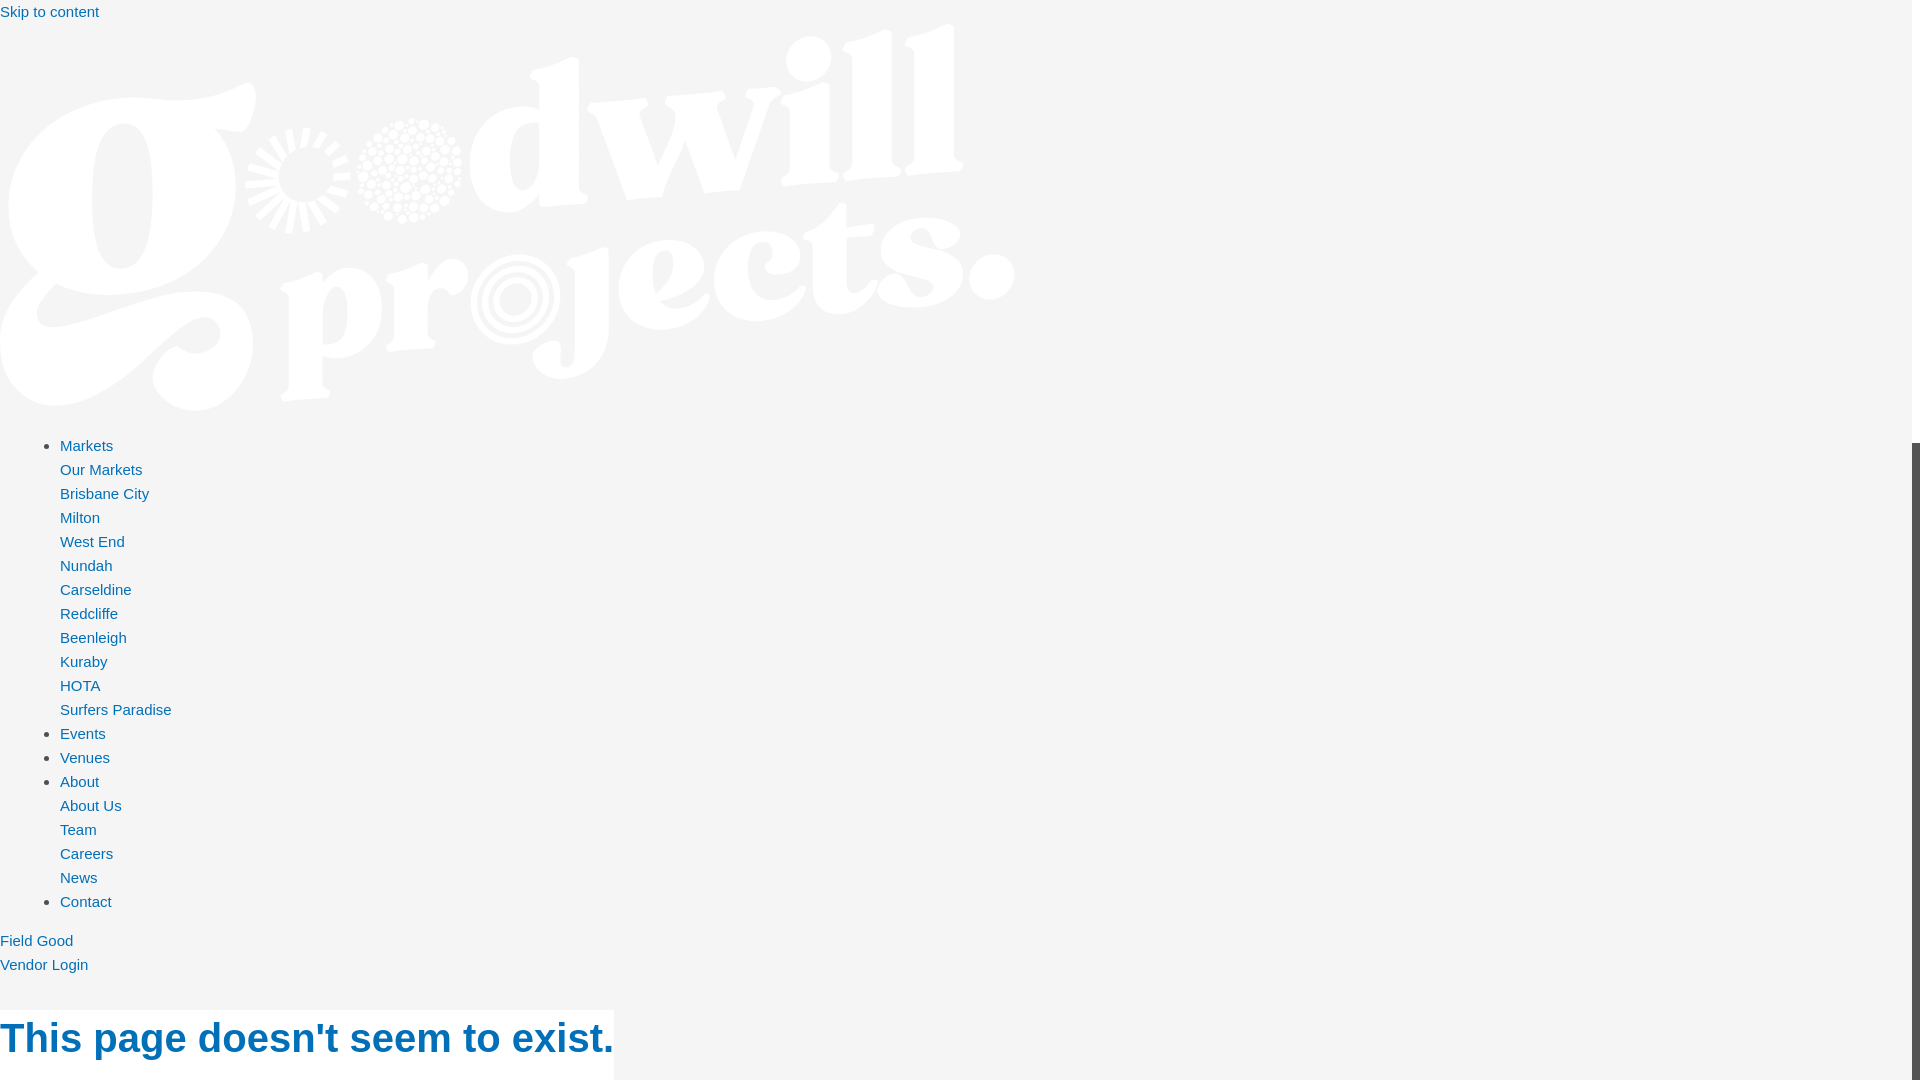 This screenshot has height=1080, width=1920. What do you see at coordinates (80, 684) in the screenshot?
I see `'HOTA'` at bounding box center [80, 684].